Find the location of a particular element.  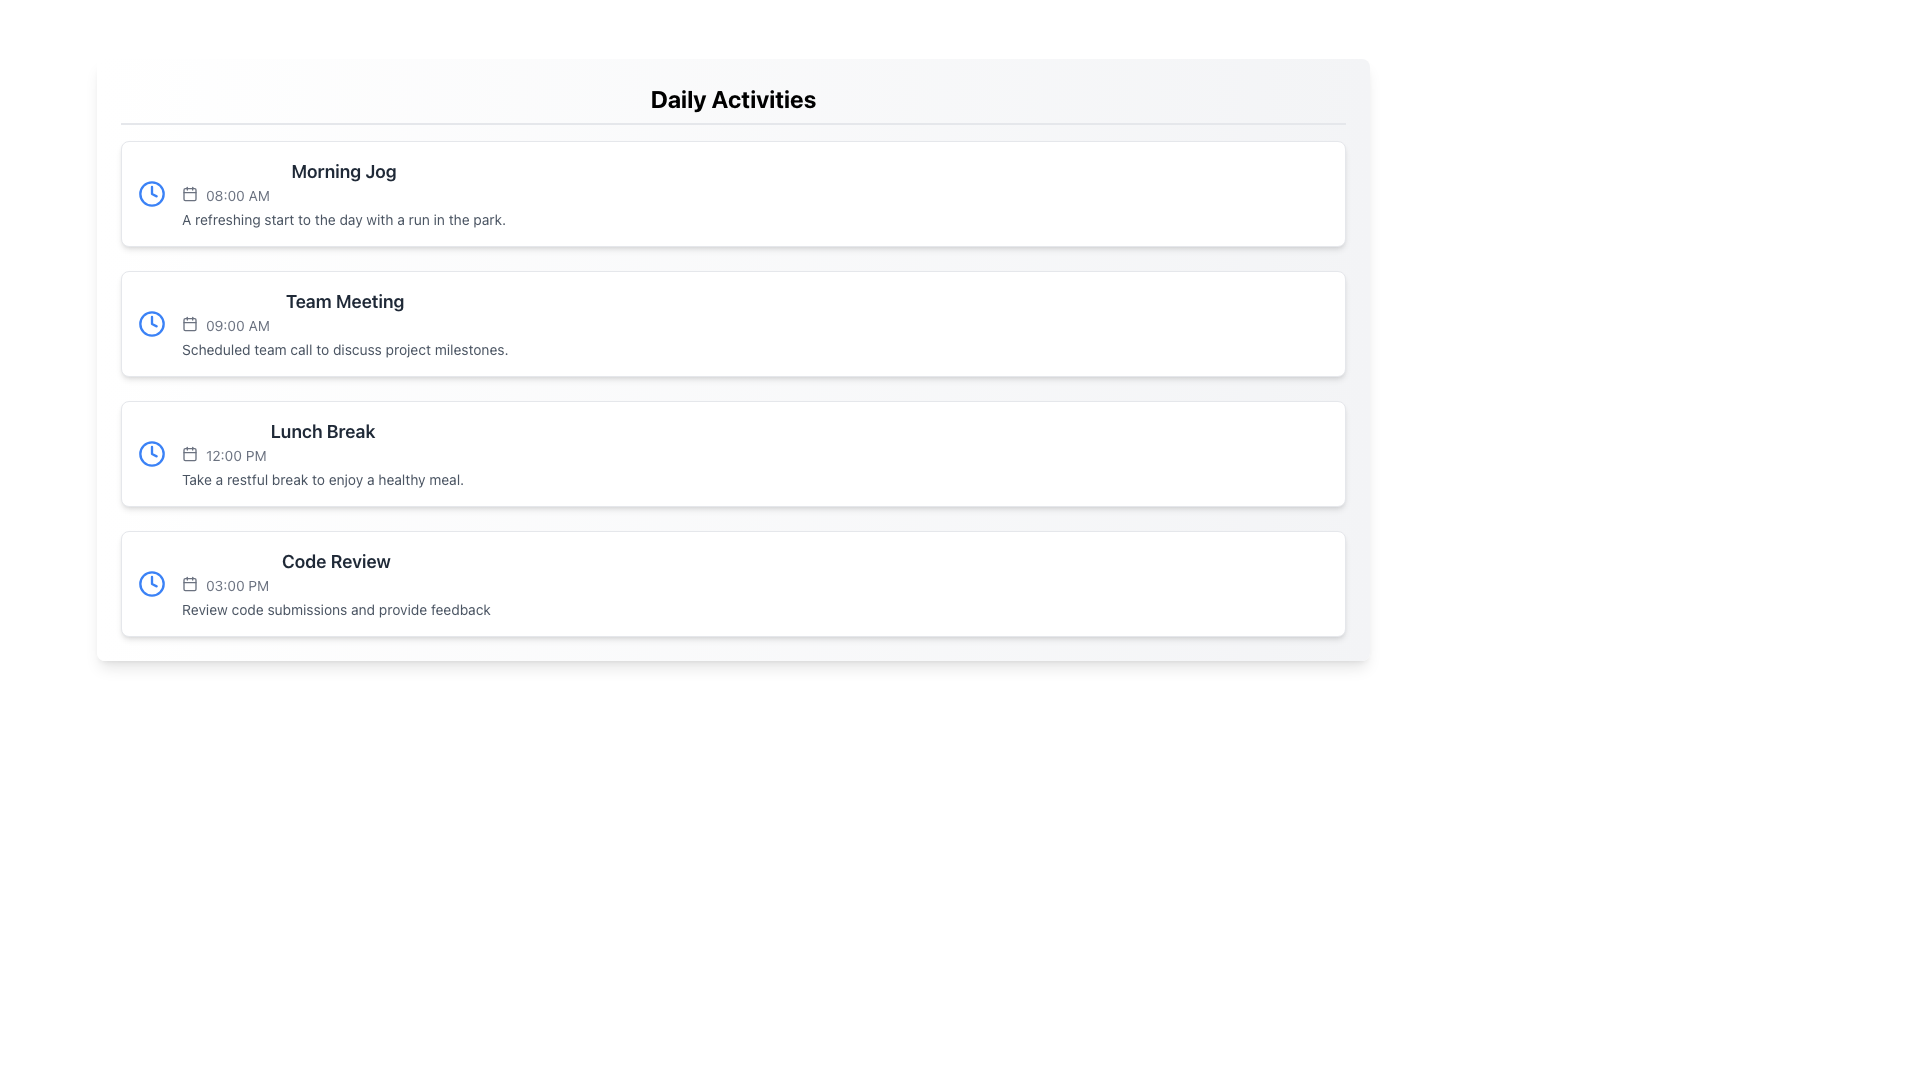

the text label that provides additional details about the 'Team Meeting' schedule item located directly below the '09:00 AM' label is located at coordinates (345, 349).